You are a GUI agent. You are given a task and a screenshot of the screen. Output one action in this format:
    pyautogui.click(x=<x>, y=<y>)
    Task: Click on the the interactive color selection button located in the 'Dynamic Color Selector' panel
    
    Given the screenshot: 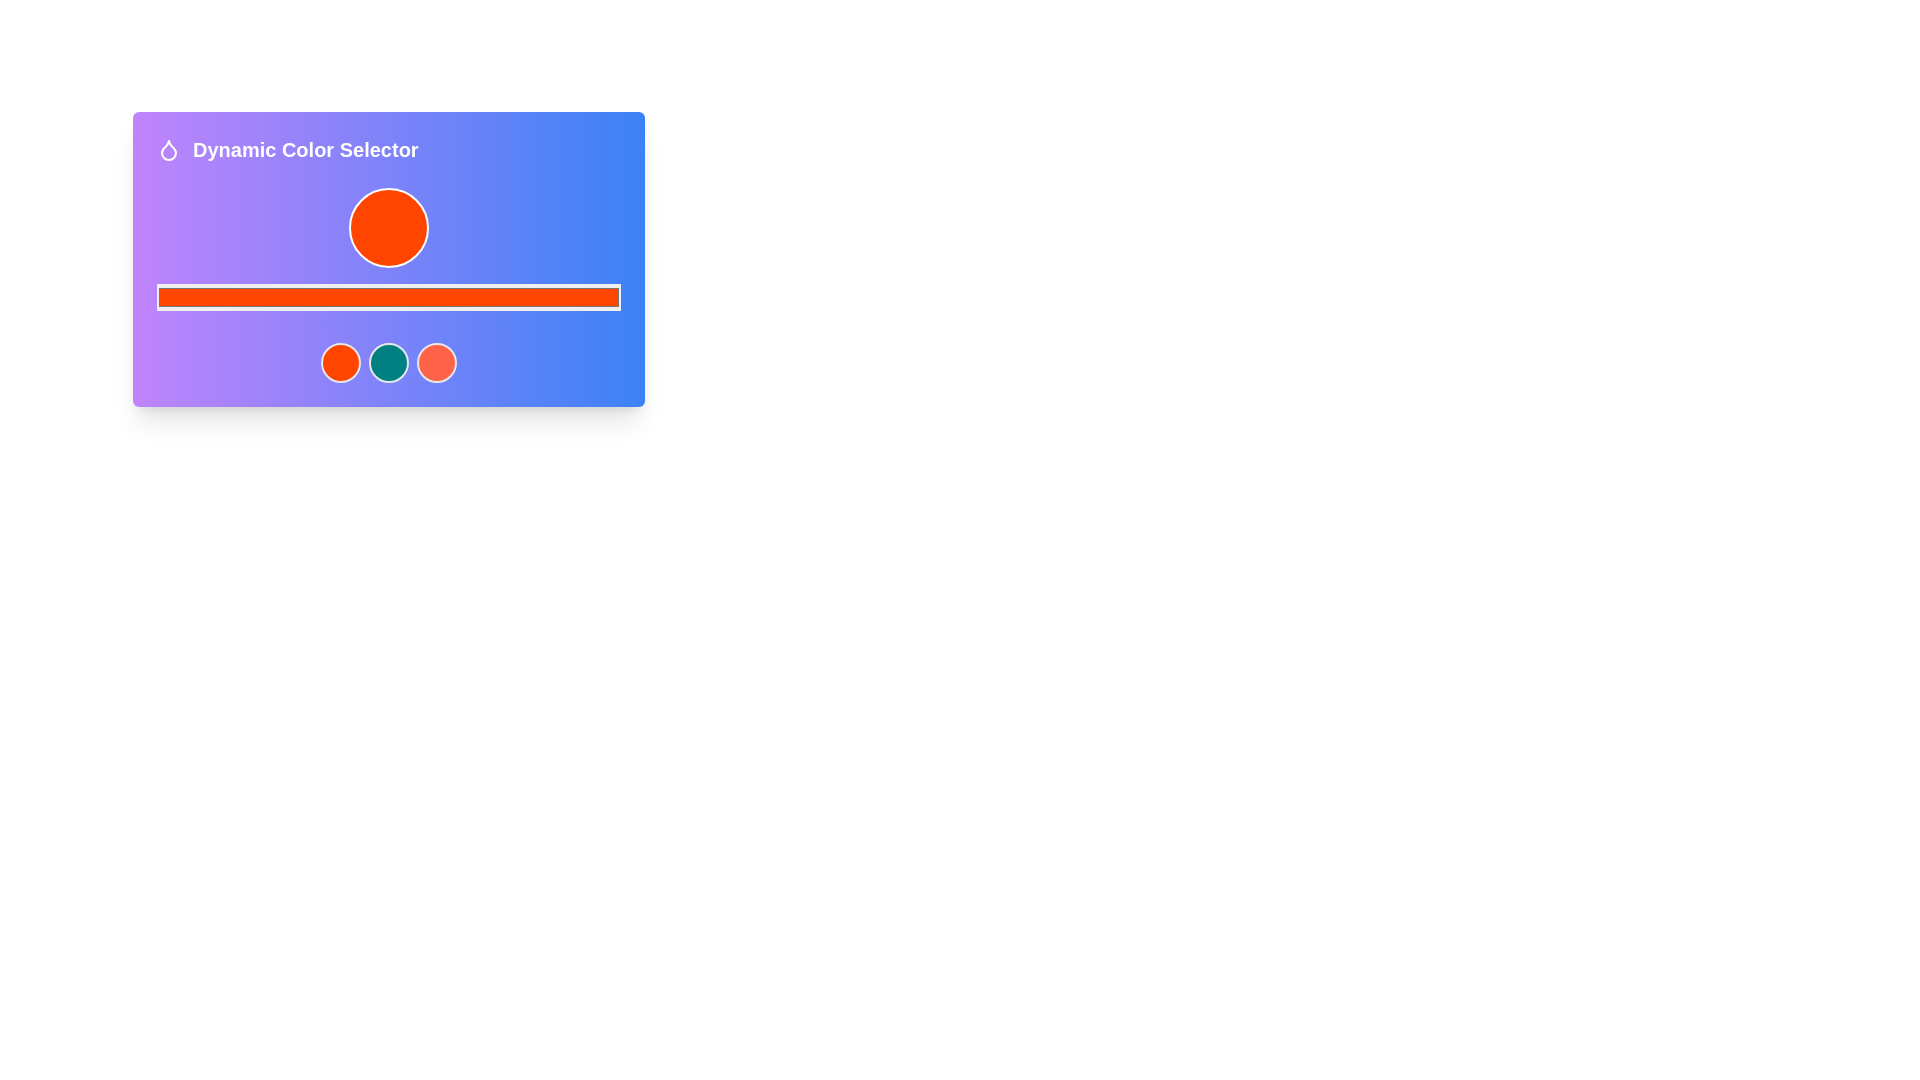 What is the action you would take?
    pyautogui.click(x=435, y=362)
    